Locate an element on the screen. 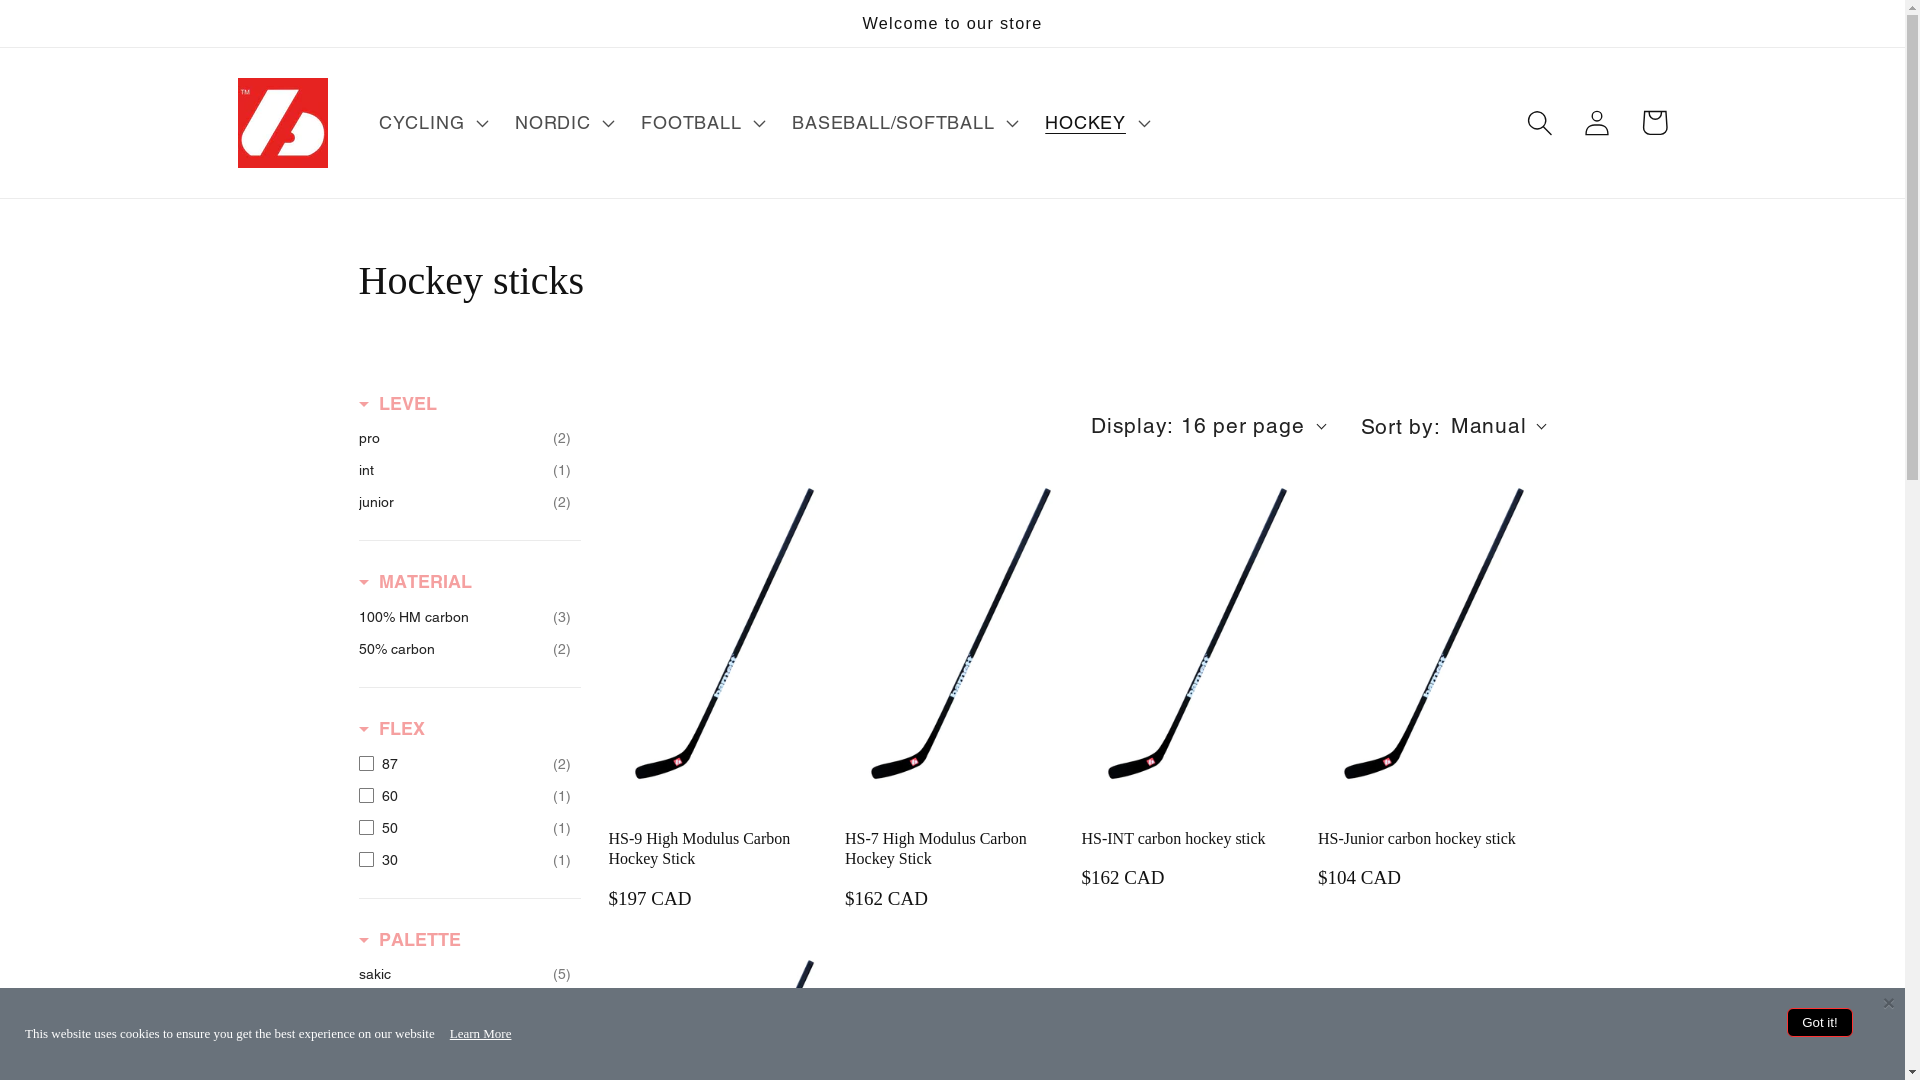 Image resolution: width=1920 pixels, height=1080 pixels. 'lidstrom is located at coordinates (358, 1006).